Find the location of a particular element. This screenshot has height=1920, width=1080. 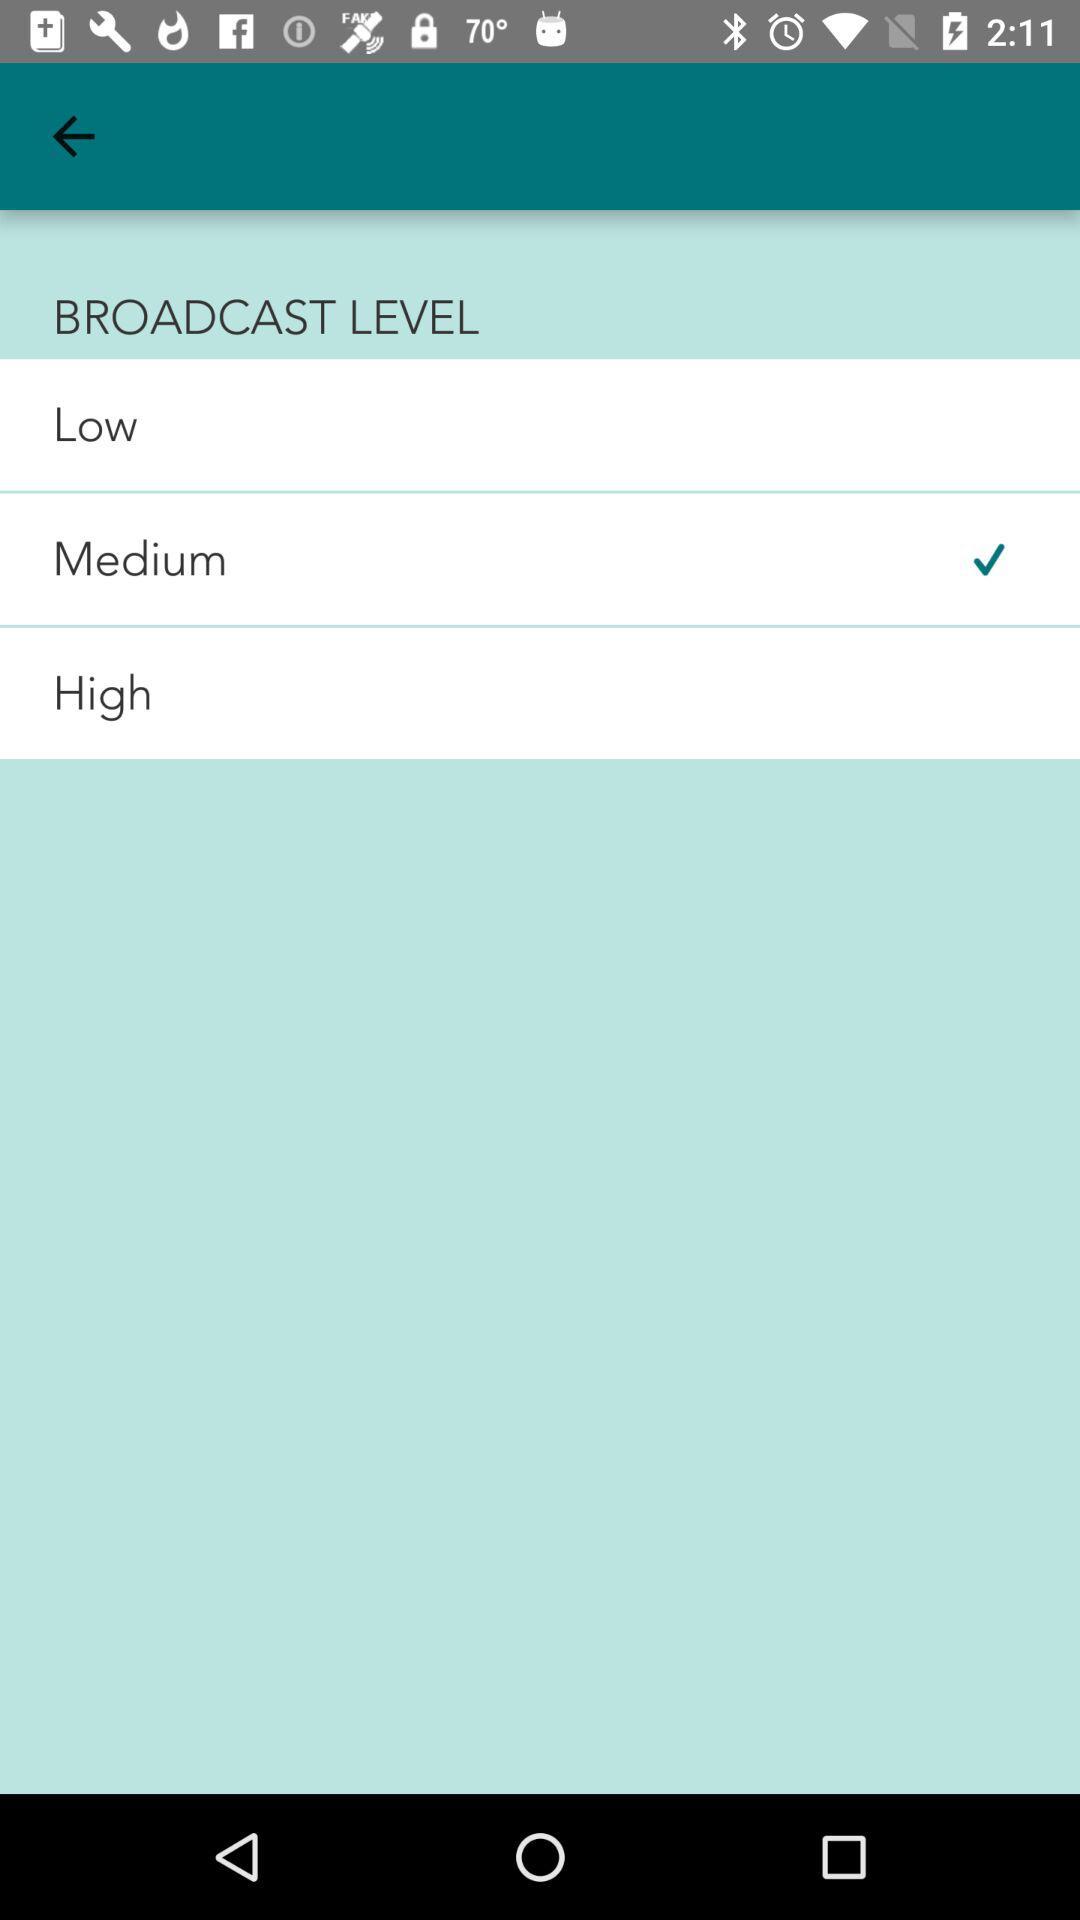

the item above medium is located at coordinates (67, 423).